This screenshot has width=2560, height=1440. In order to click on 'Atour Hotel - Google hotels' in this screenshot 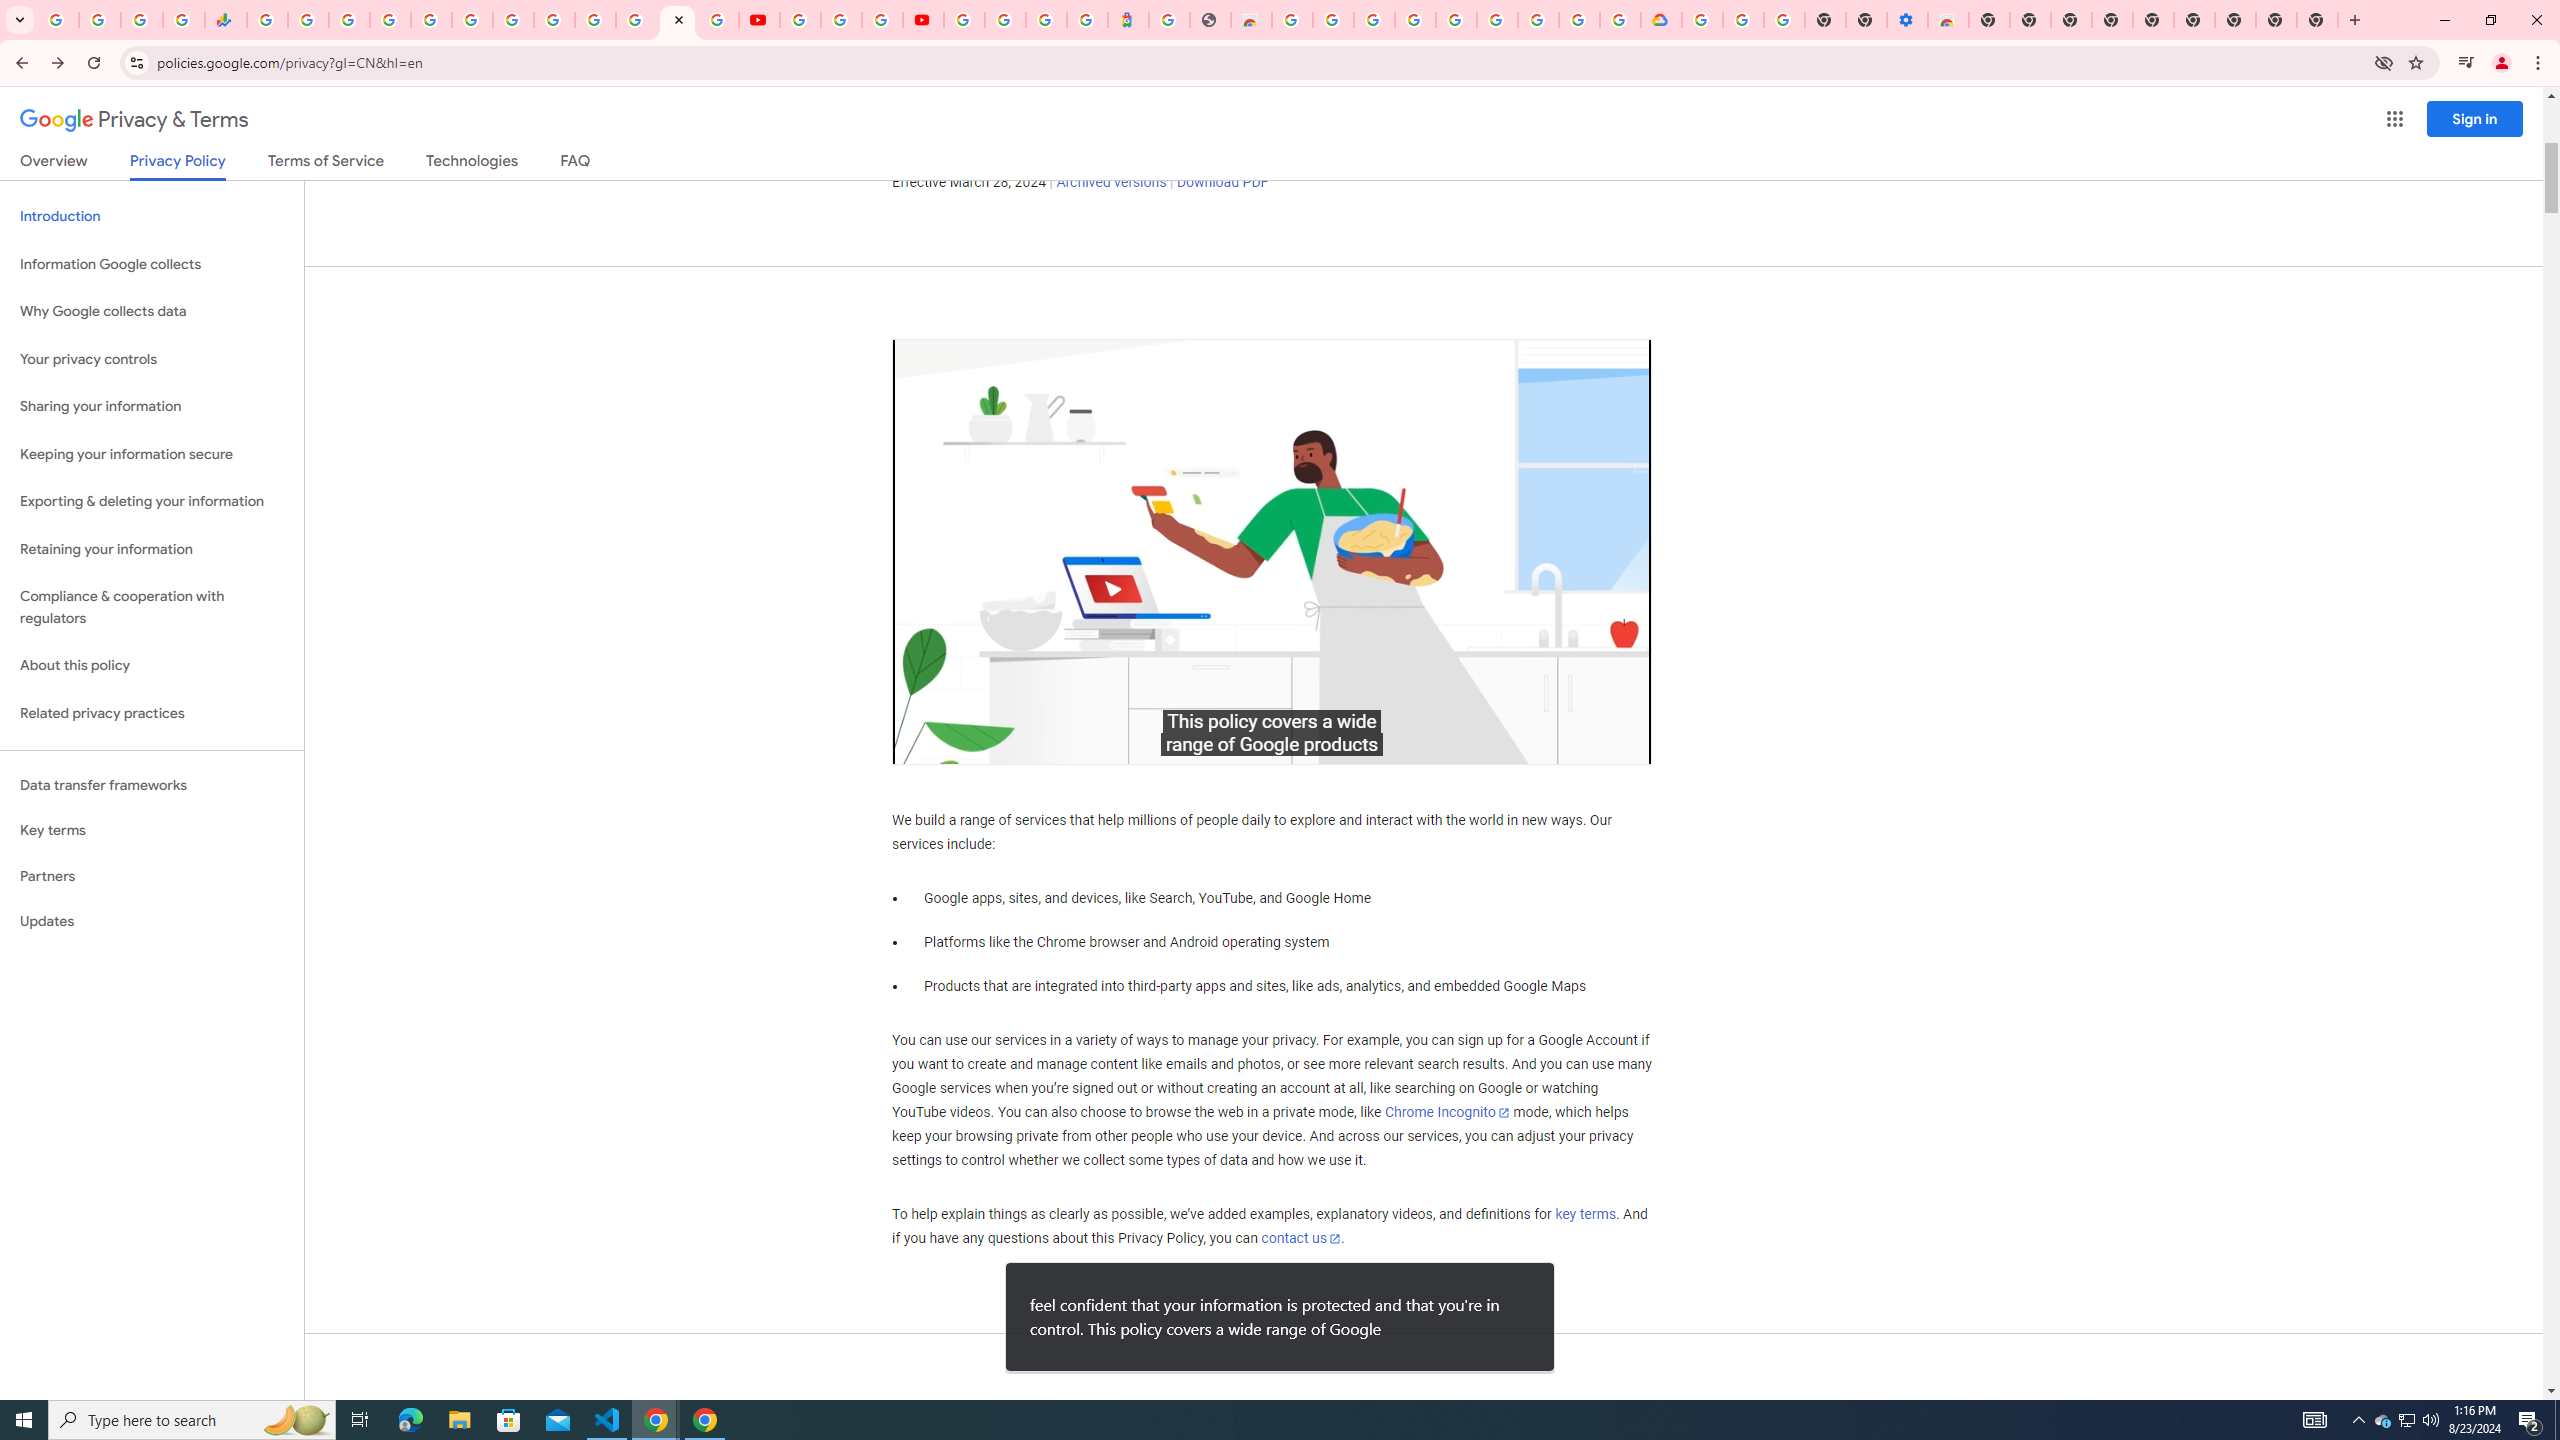, I will do `click(1126, 19)`.